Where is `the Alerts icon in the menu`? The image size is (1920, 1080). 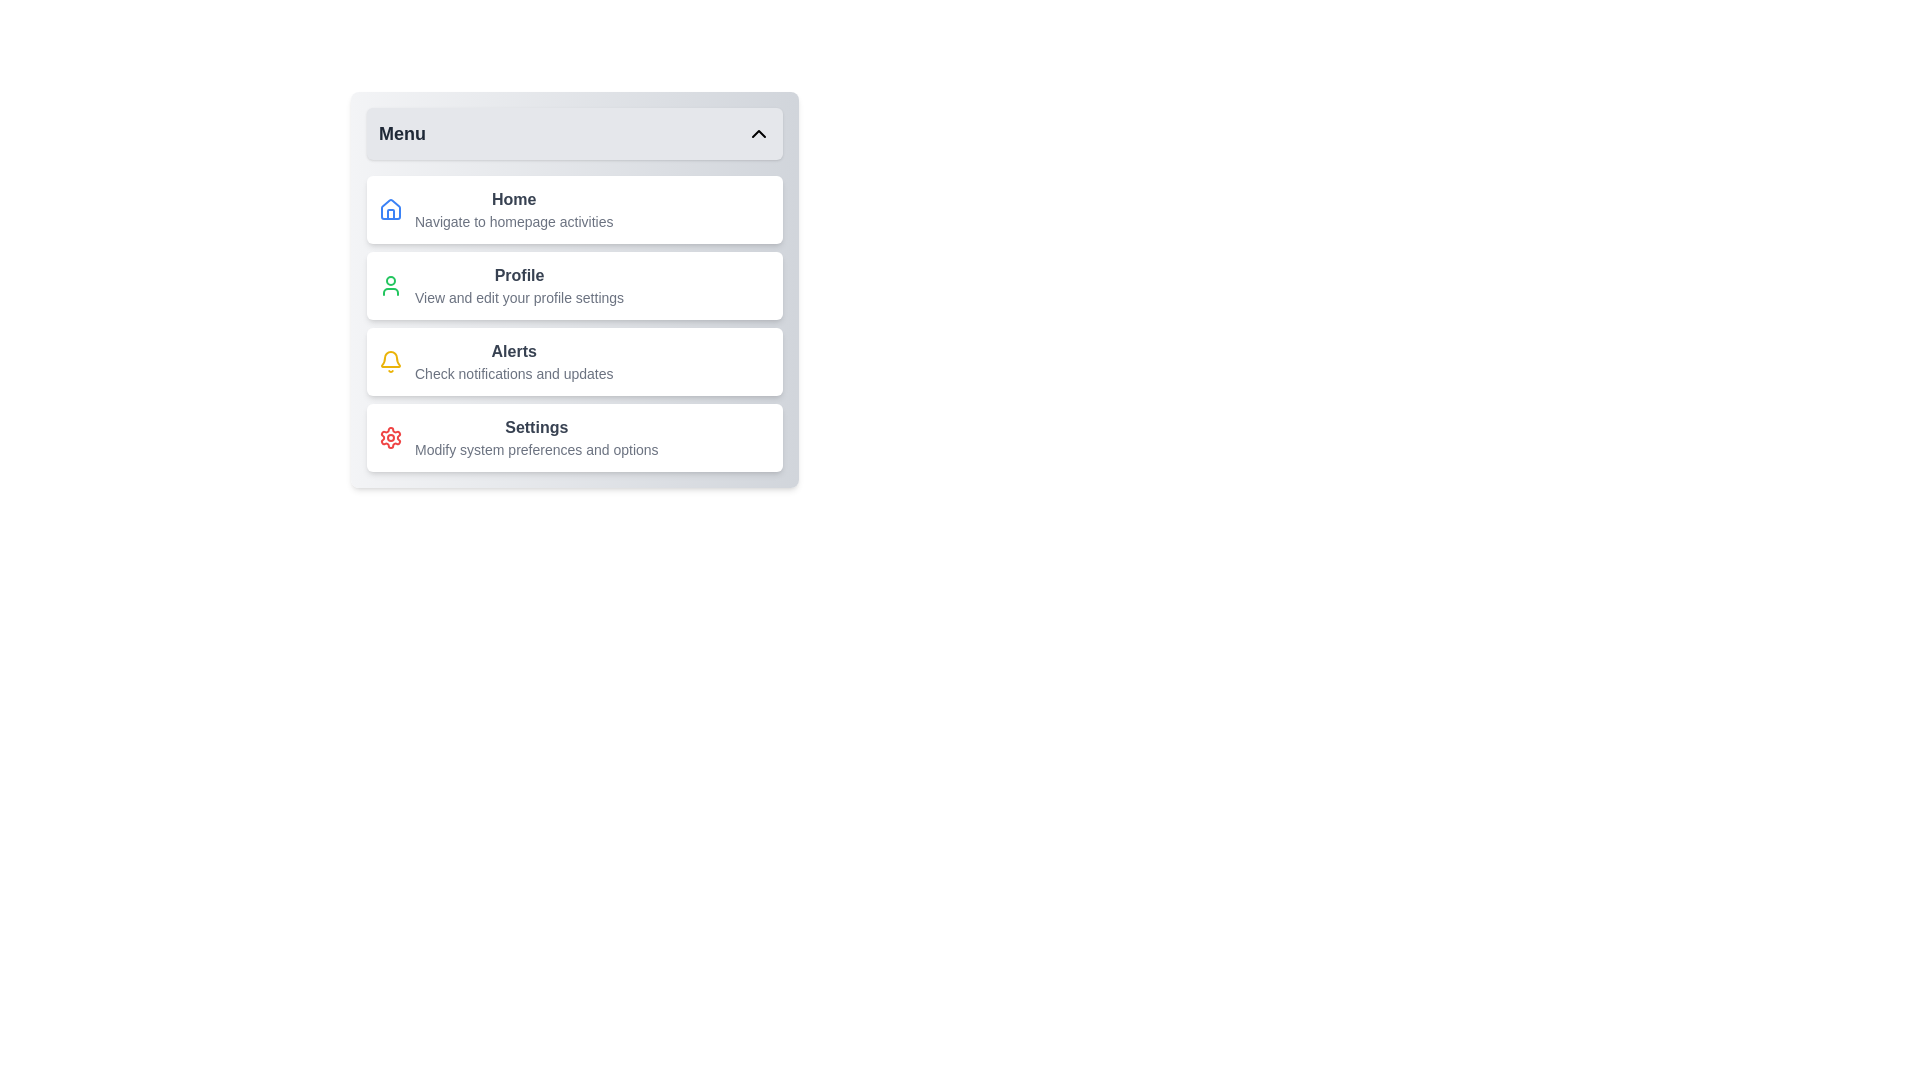 the Alerts icon in the menu is located at coordinates (390, 362).